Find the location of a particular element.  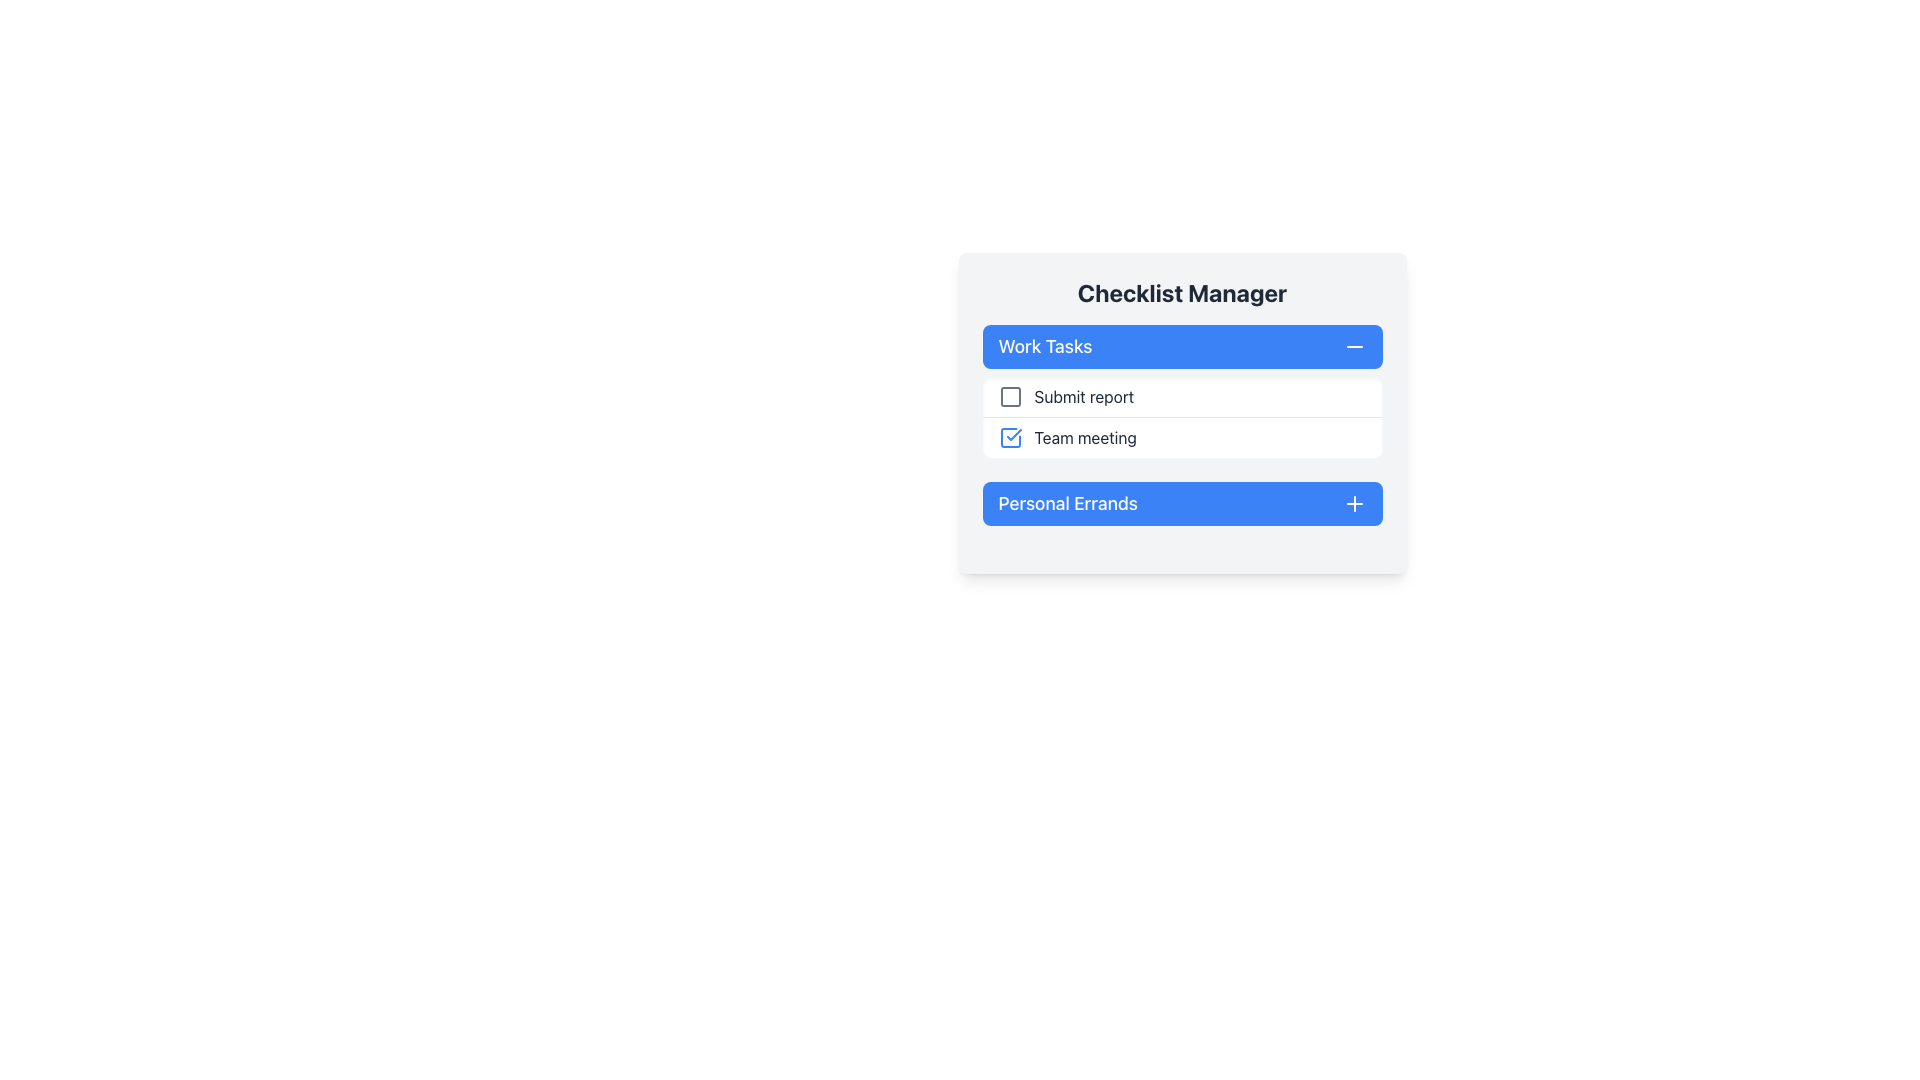

the Indicator icon in the Checklist Manager under Work Tasks, next to the Submit report item is located at coordinates (1010, 397).